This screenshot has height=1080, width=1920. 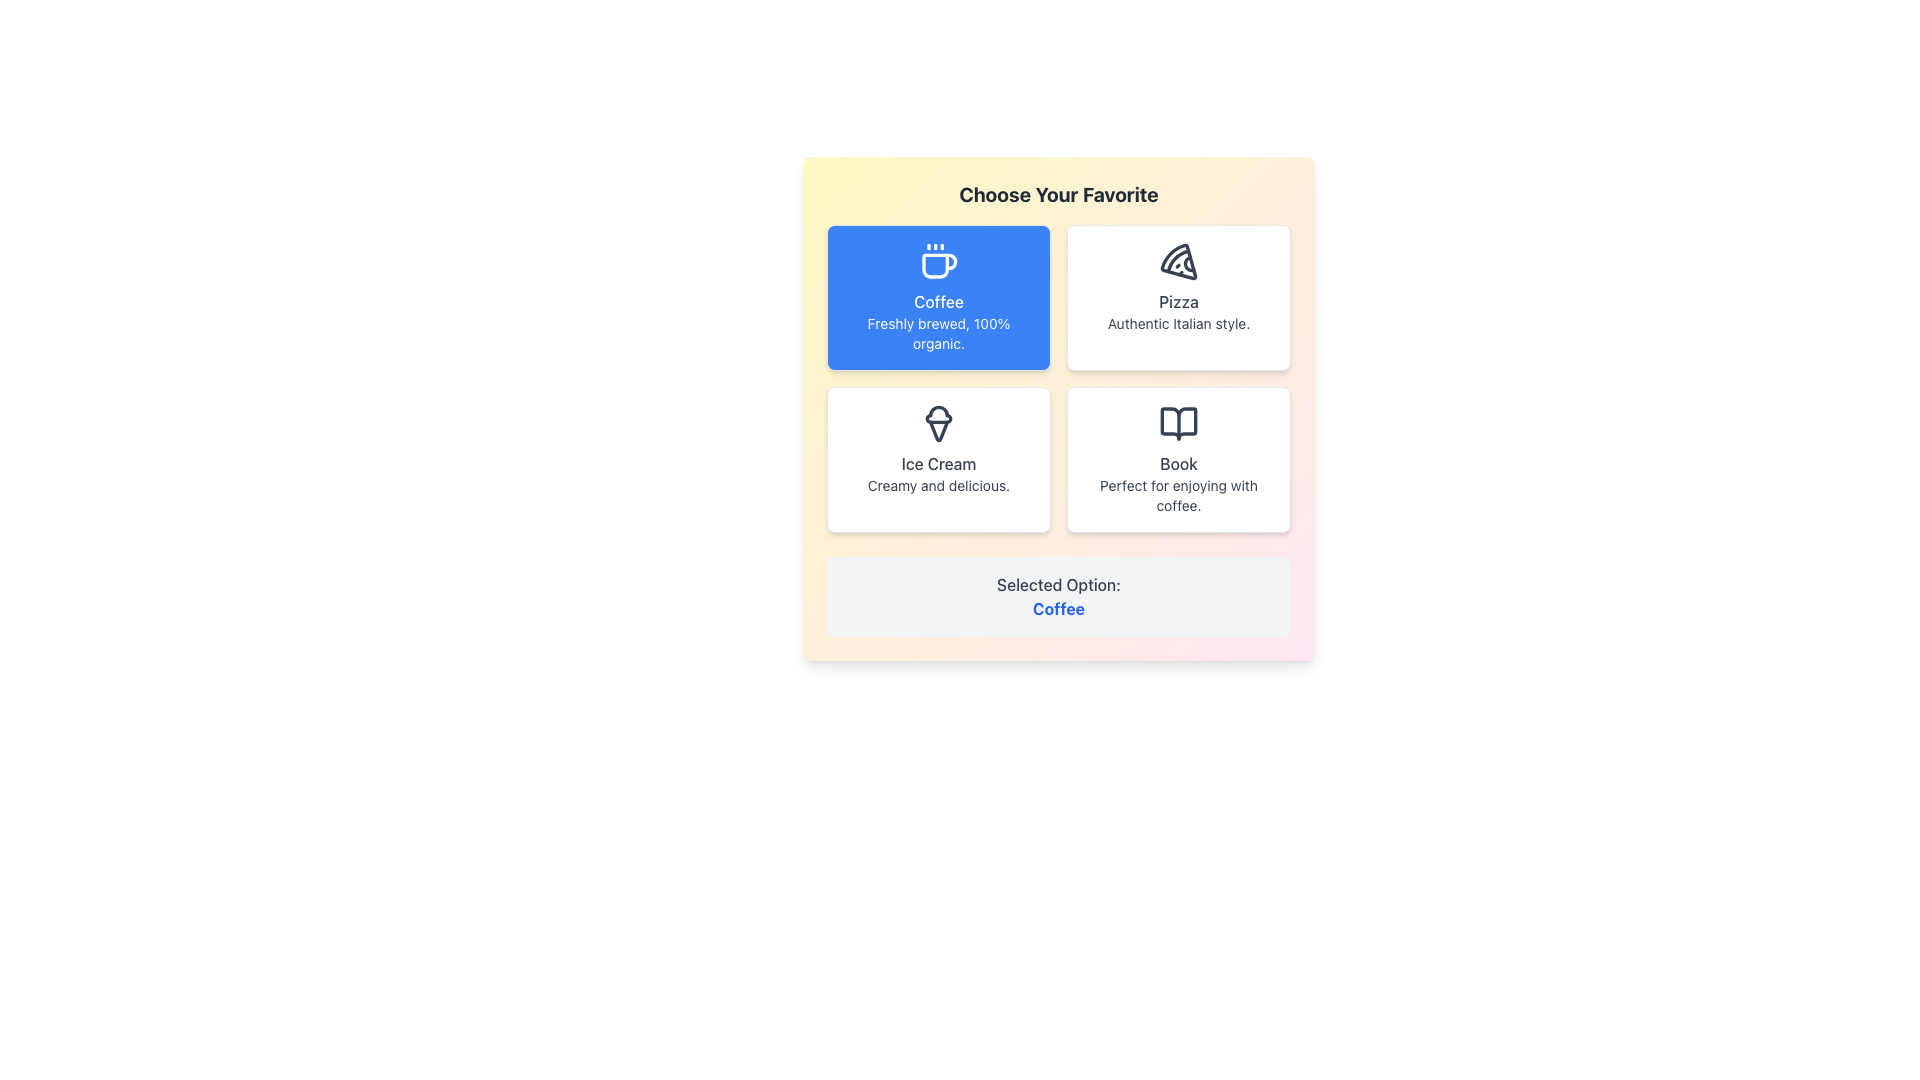 I want to click on the Interactive Card representing Pizza, so click(x=1179, y=297).